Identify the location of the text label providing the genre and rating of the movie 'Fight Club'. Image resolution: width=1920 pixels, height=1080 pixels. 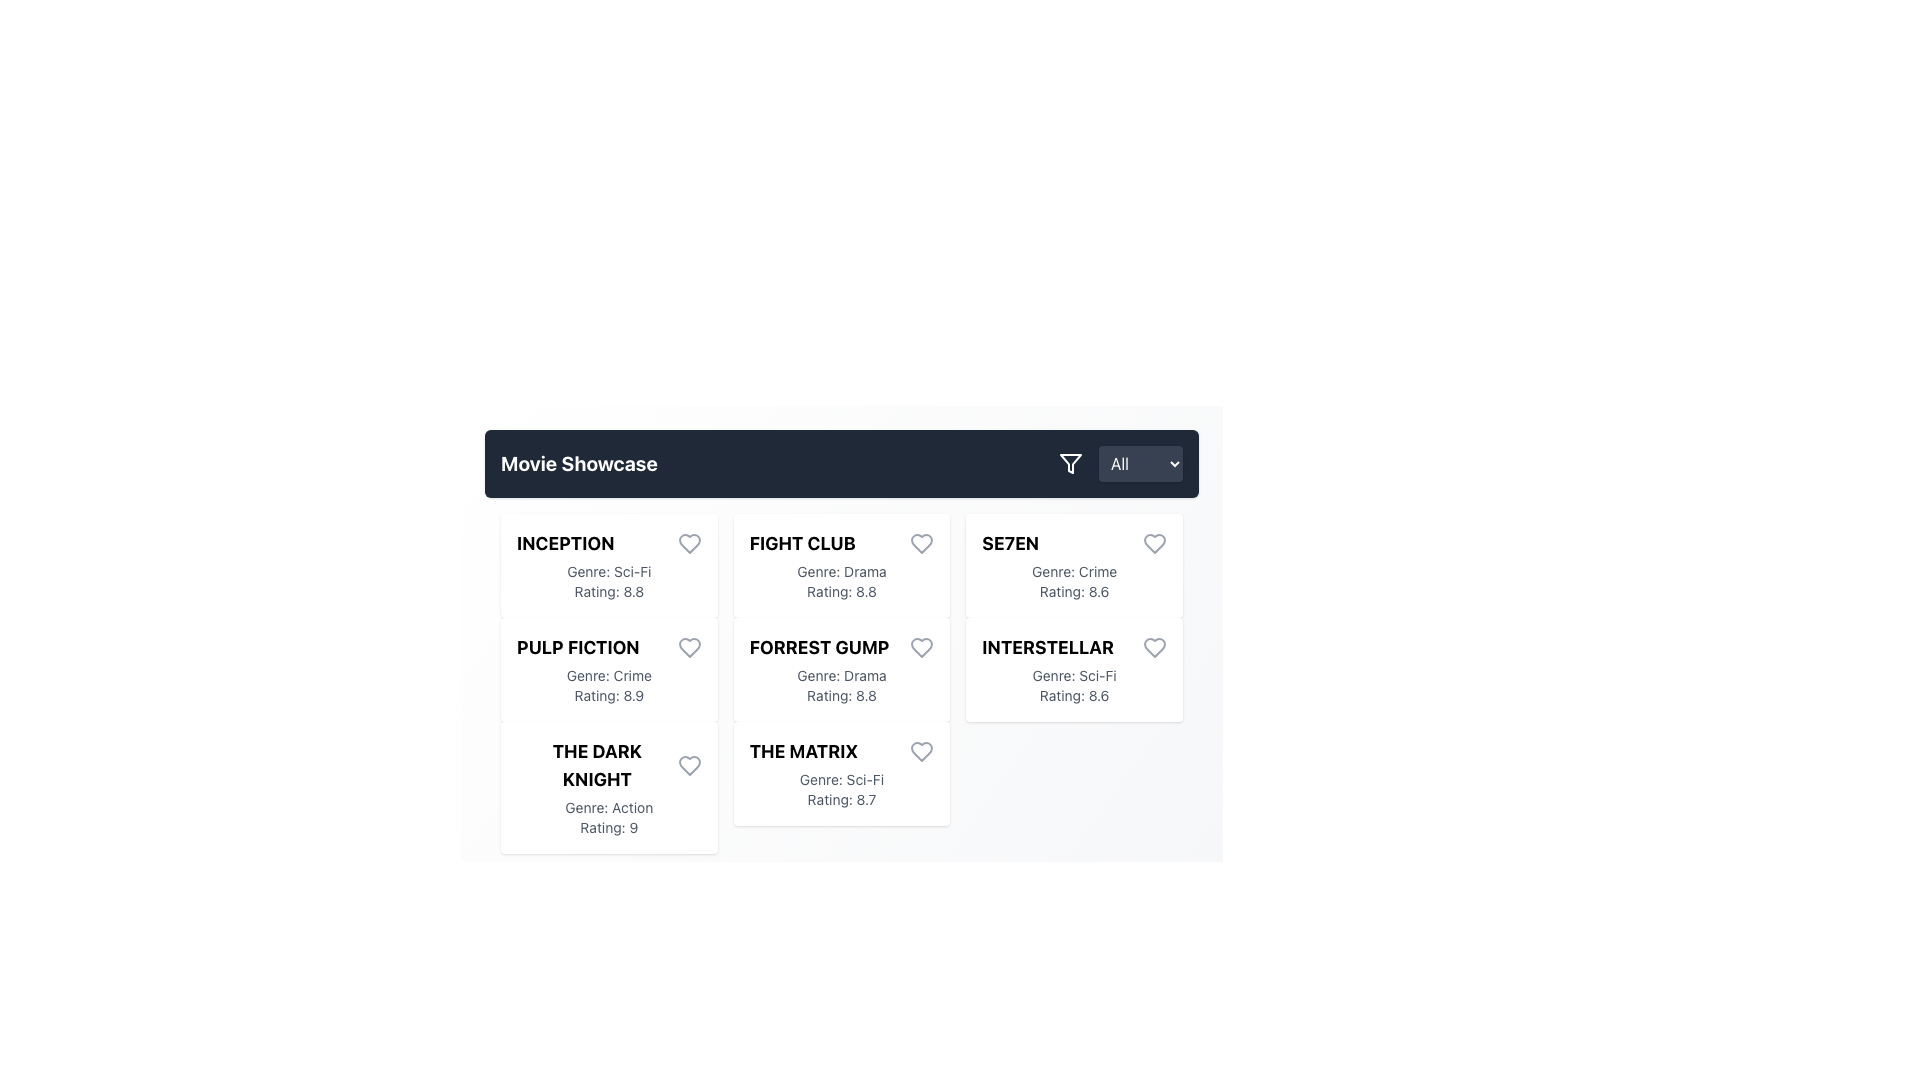
(841, 582).